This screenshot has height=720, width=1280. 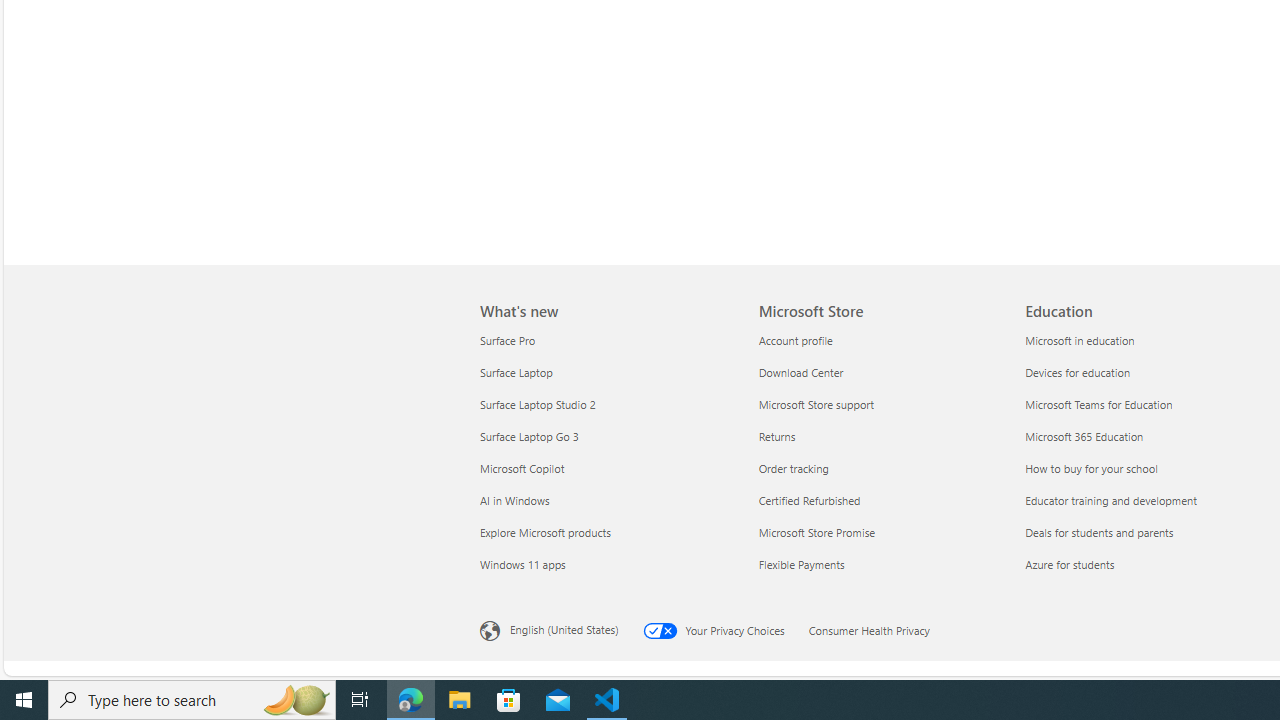 What do you see at coordinates (1146, 531) in the screenshot?
I see `'Deals for students and parents'` at bounding box center [1146, 531].